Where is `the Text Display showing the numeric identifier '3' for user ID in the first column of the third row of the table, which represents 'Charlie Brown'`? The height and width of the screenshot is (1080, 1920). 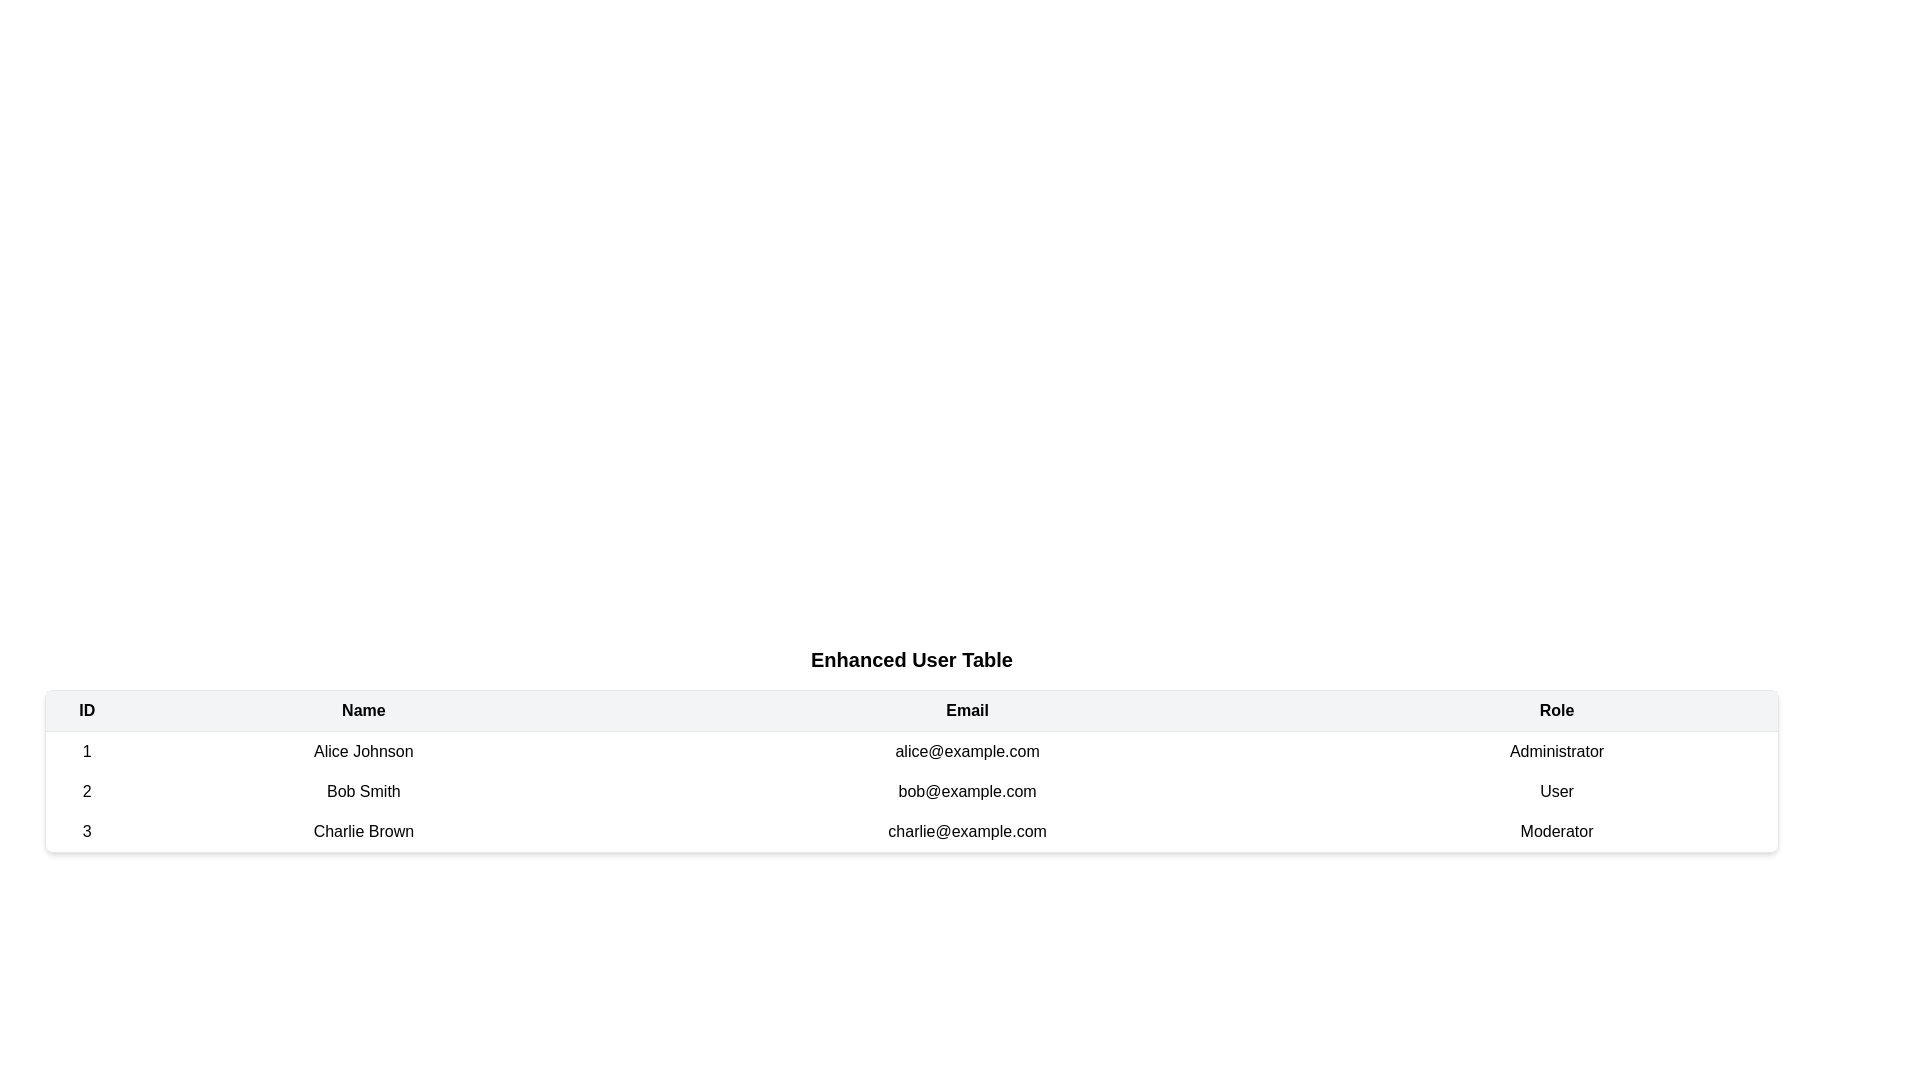
the Text Display showing the numeric identifier '3' for user ID in the first column of the third row of the table, which represents 'Charlie Brown' is located at coordinates (86, 832).